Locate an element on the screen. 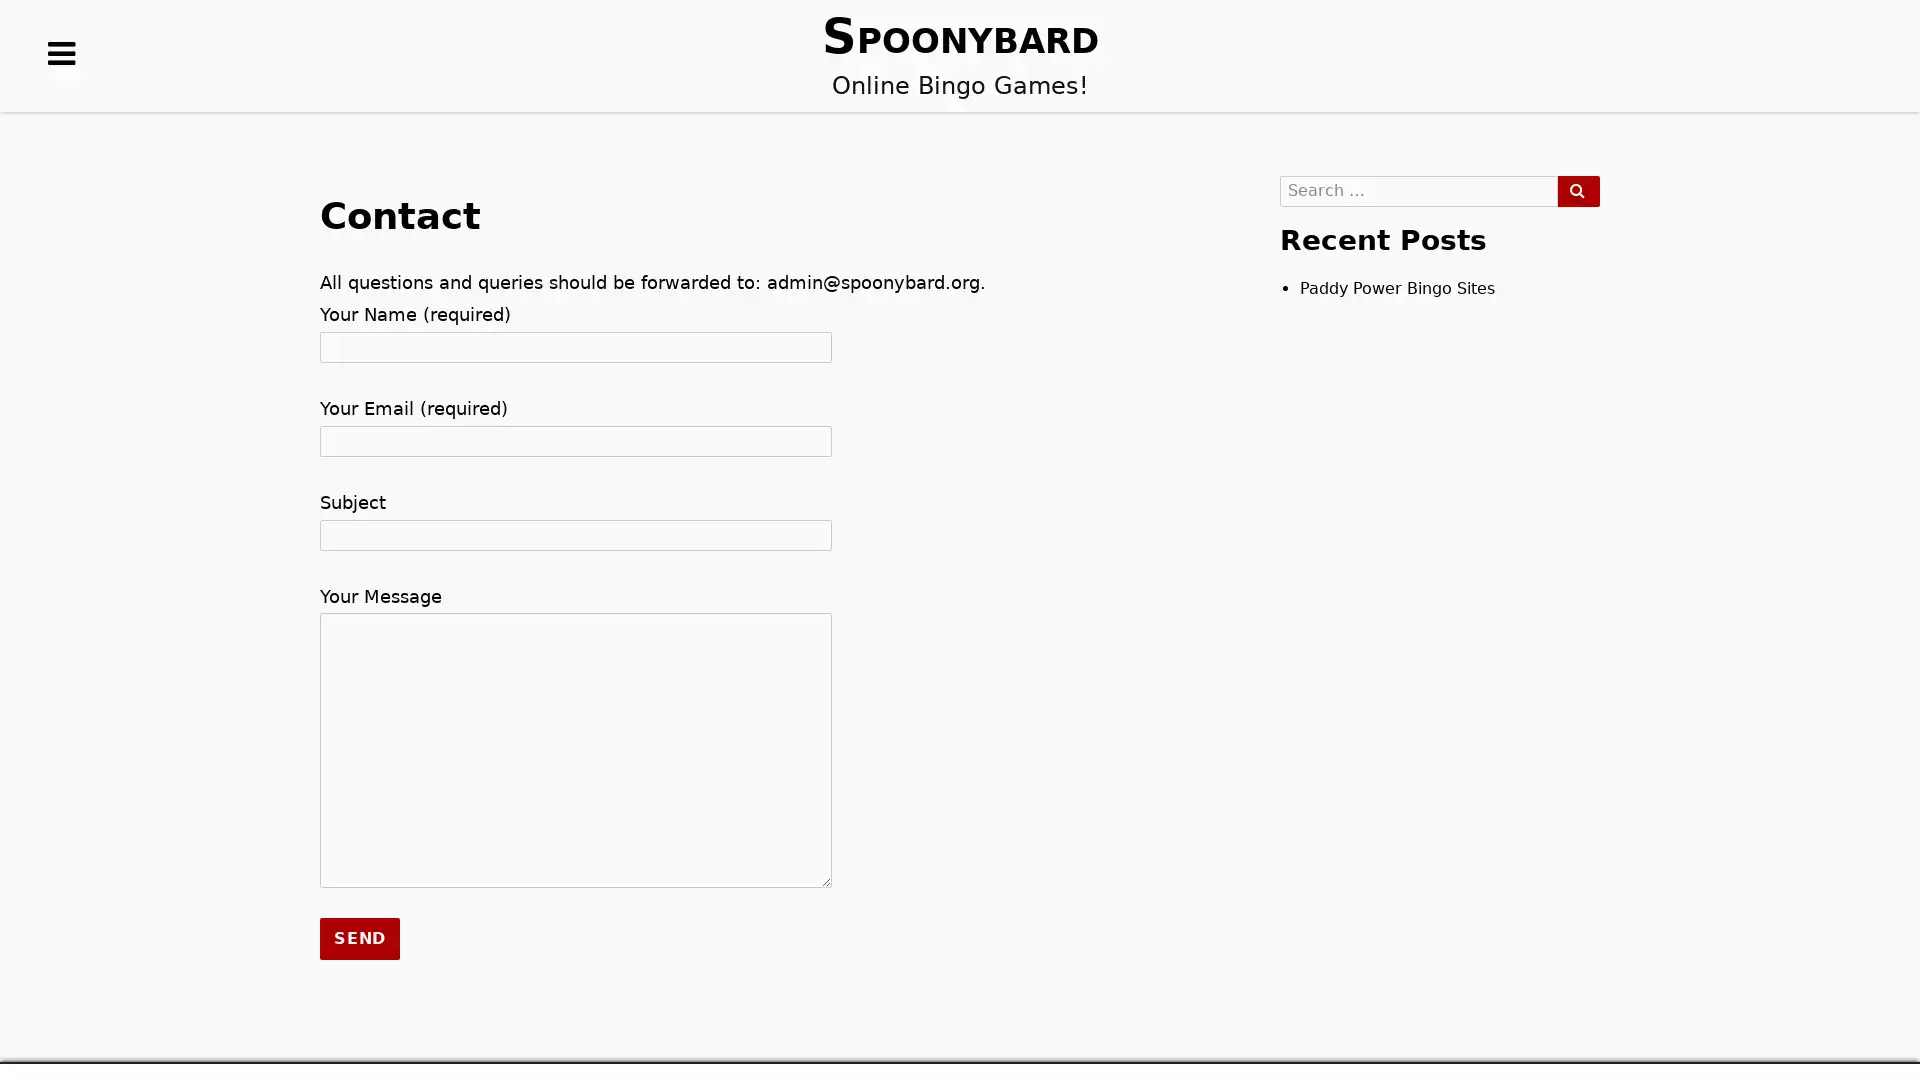 The width and height of the screenshot is (1920, 1080). MENUS is located at coordinates (62, 84).